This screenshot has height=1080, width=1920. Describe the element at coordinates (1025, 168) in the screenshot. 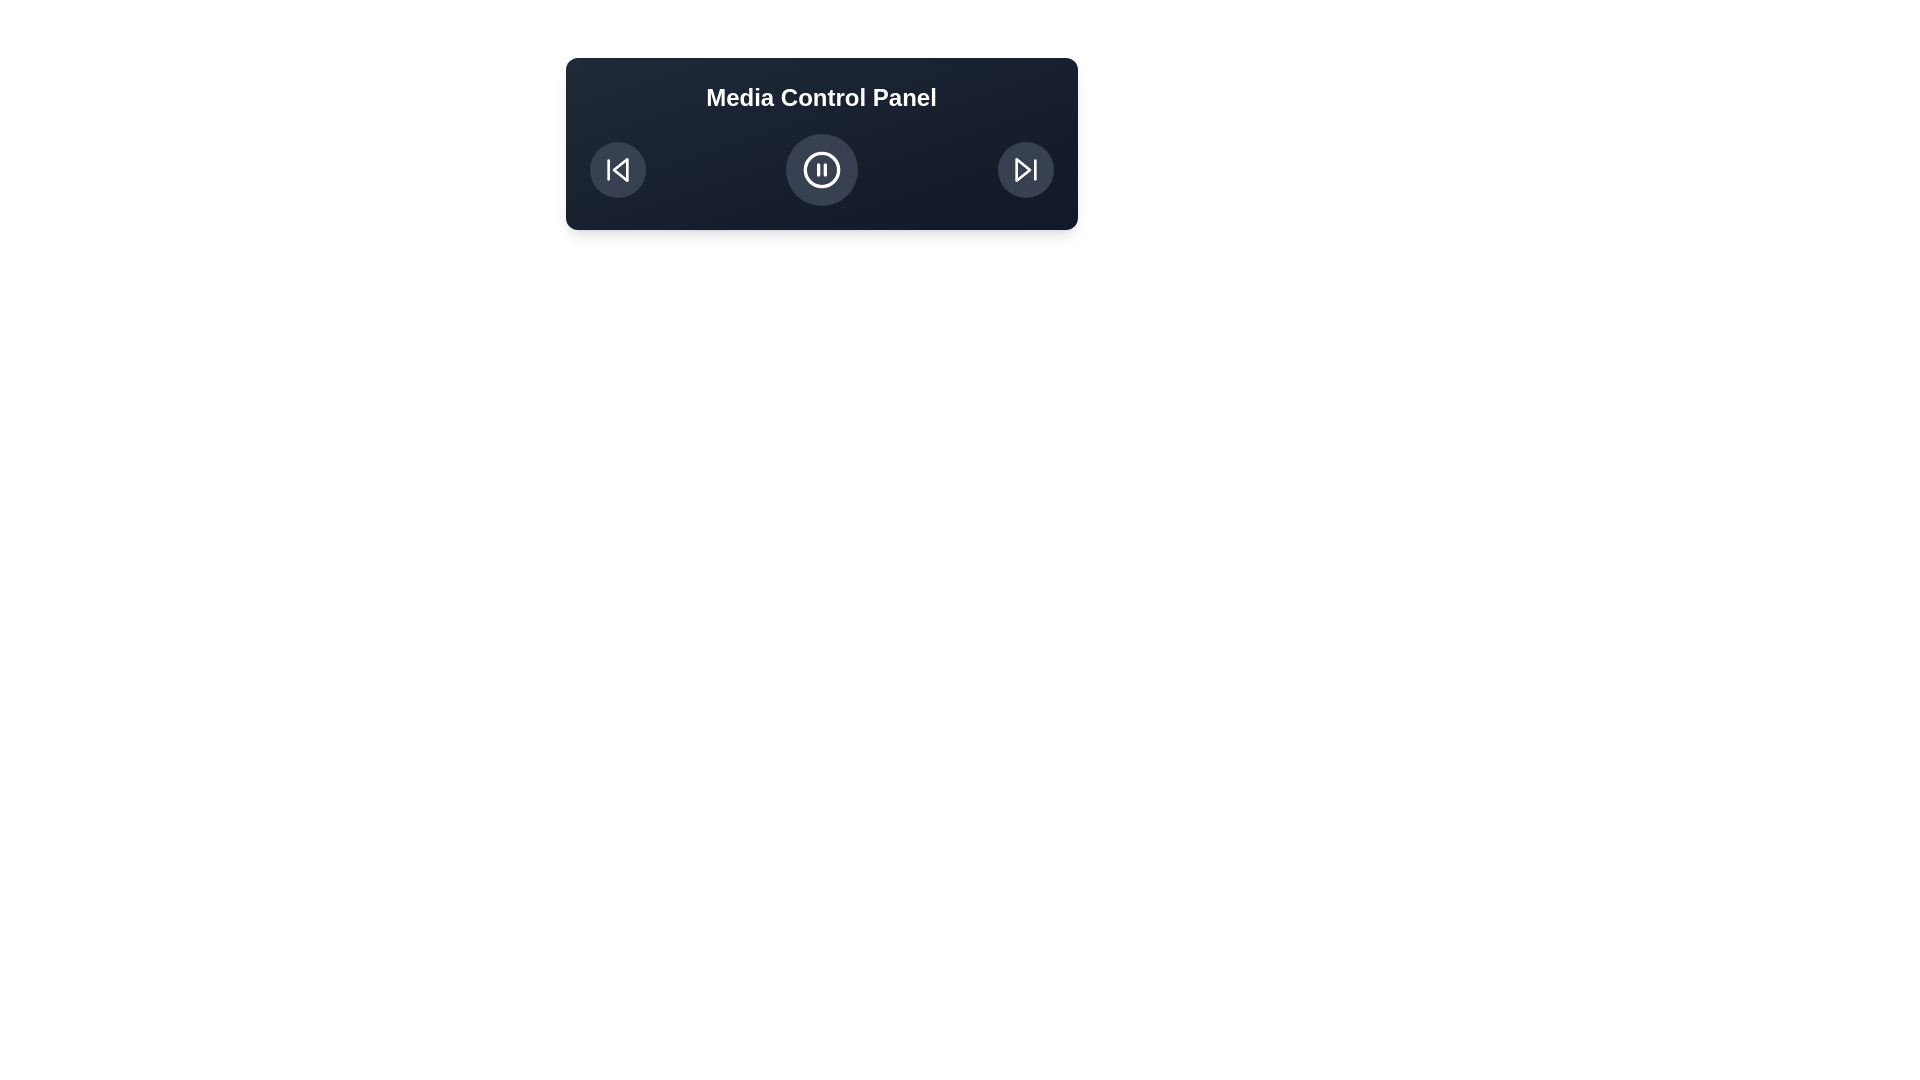

I see `the 'Next Track' button located on the far-right side of the media control panel to skip to the next track in the playlist` at that location.